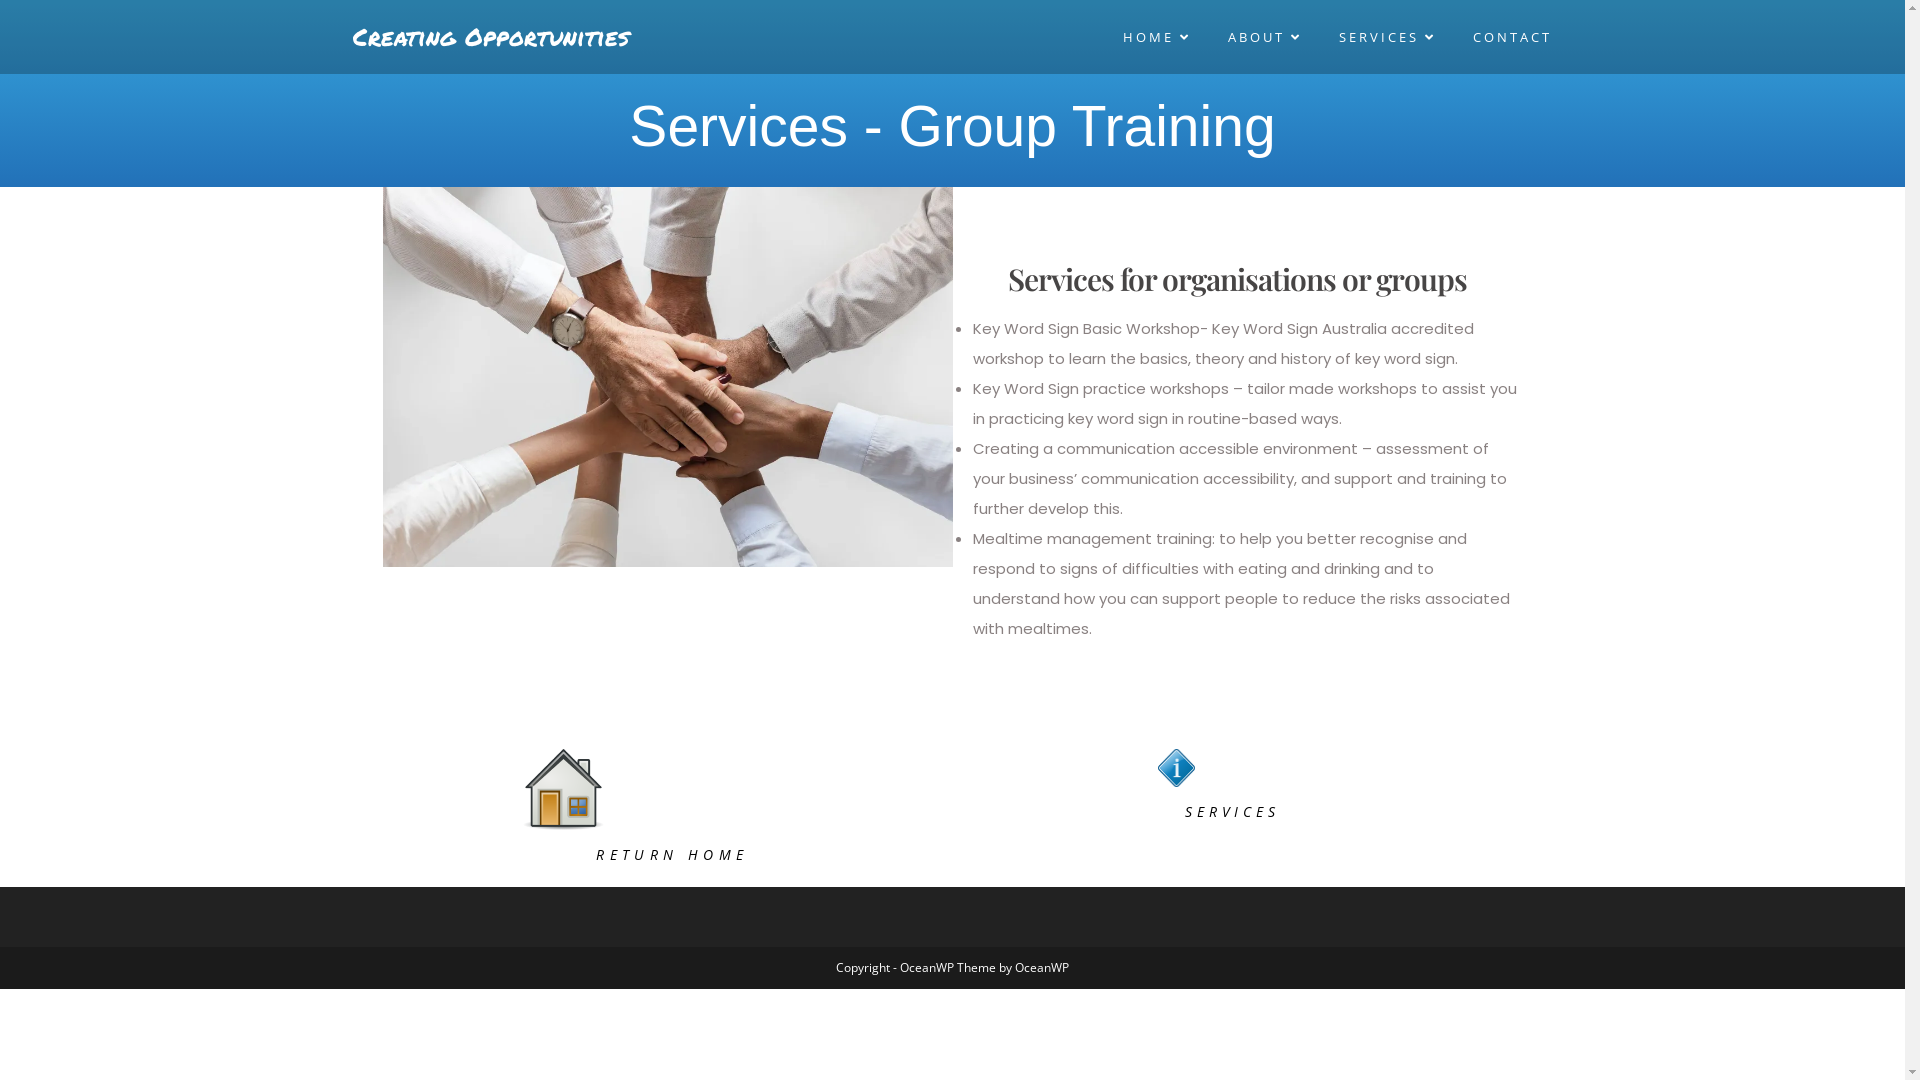 The height and width of the screenshot is (1080, 1920). I want to click on 'HOME', so click(1158, 37).